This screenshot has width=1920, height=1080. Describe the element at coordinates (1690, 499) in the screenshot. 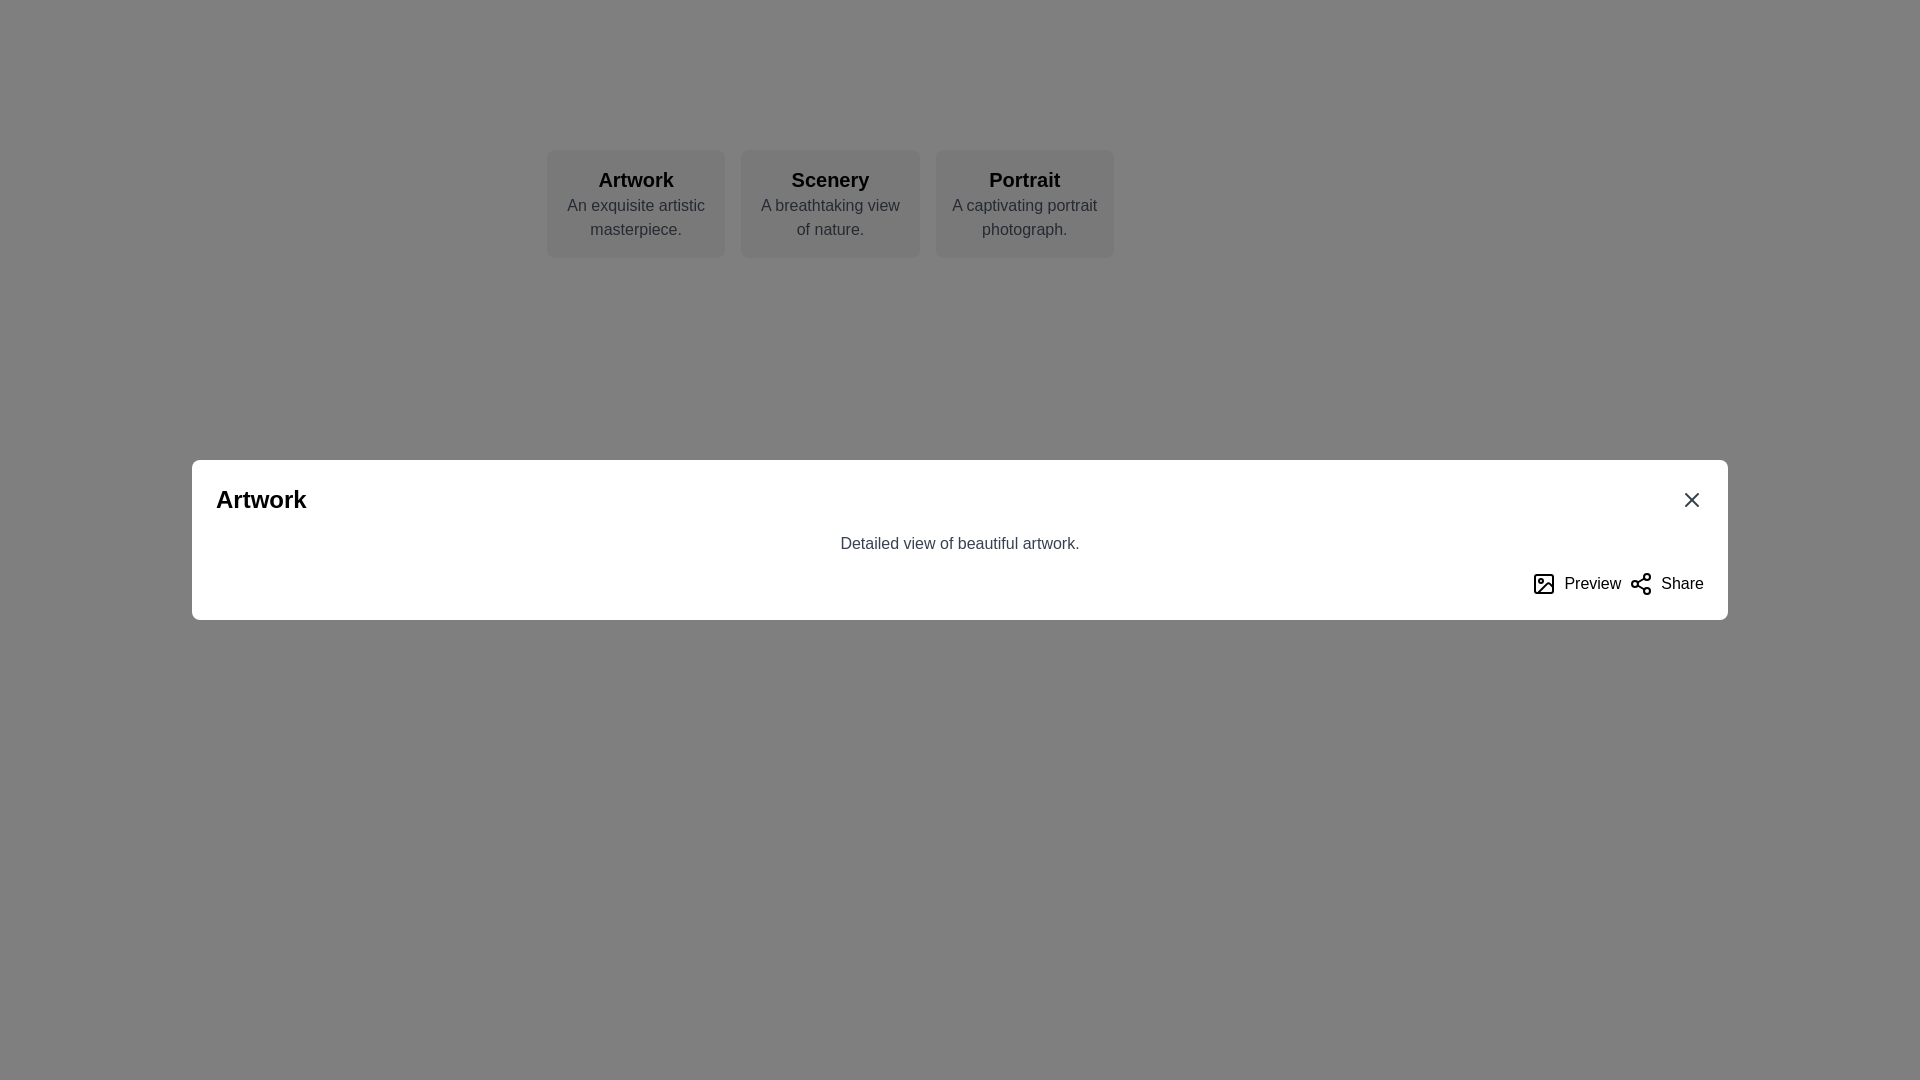

I see `the small cross mark 'X' icon located in the top-right corner of the modal` at that location.